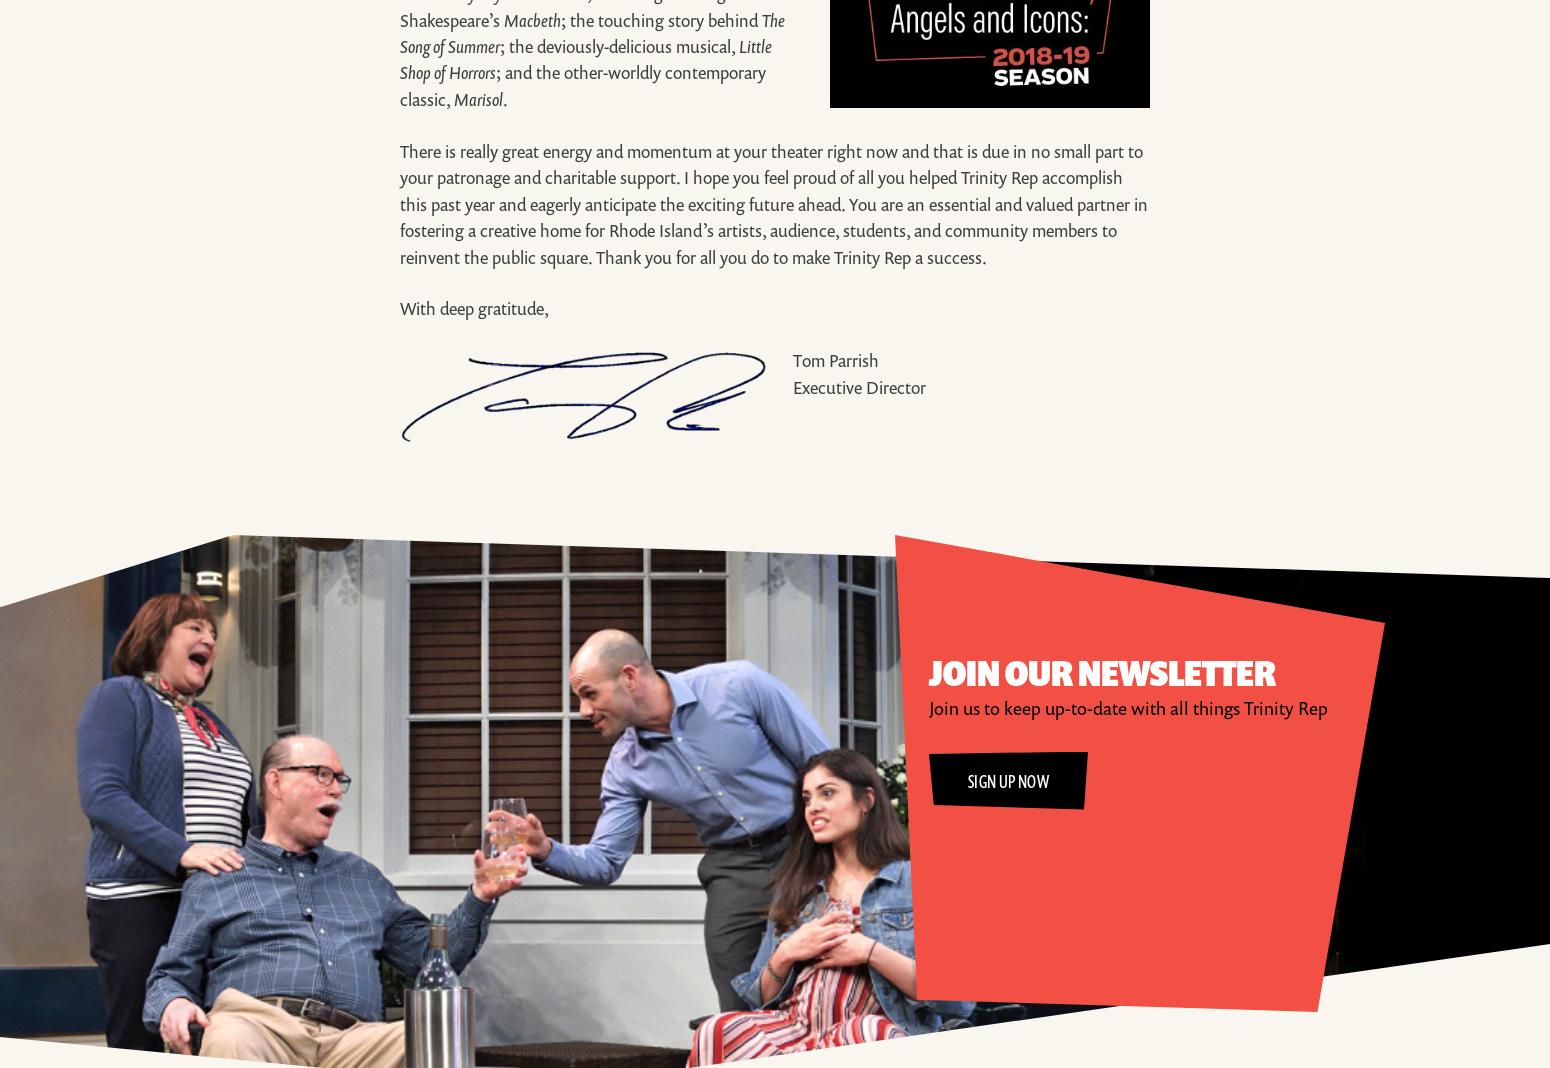 This screenshot has width=1550, height=1068. Describe the element at coordinates (473, 307) in the screenshot. I see `'With deep gratitude,'` at that location.